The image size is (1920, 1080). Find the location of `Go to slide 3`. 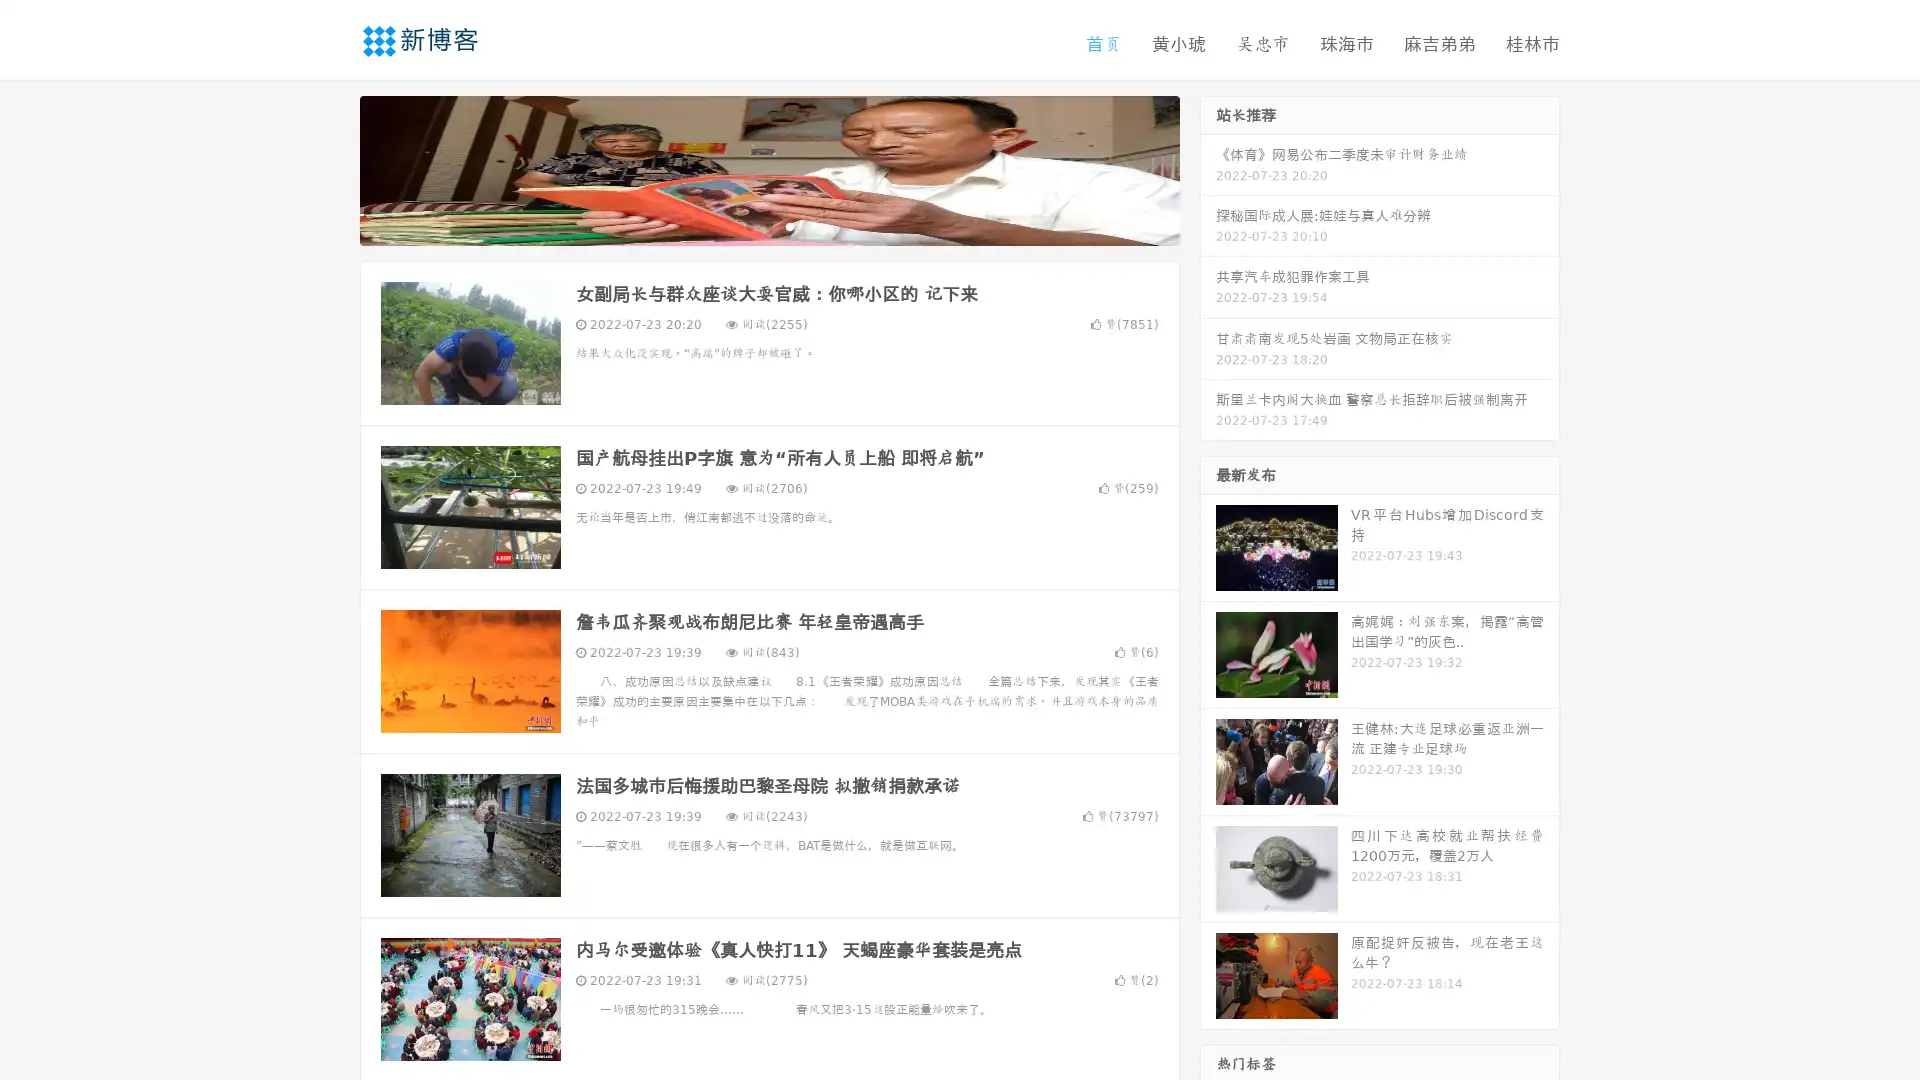

Go to slide 3 is located at coordinates (789, 225).